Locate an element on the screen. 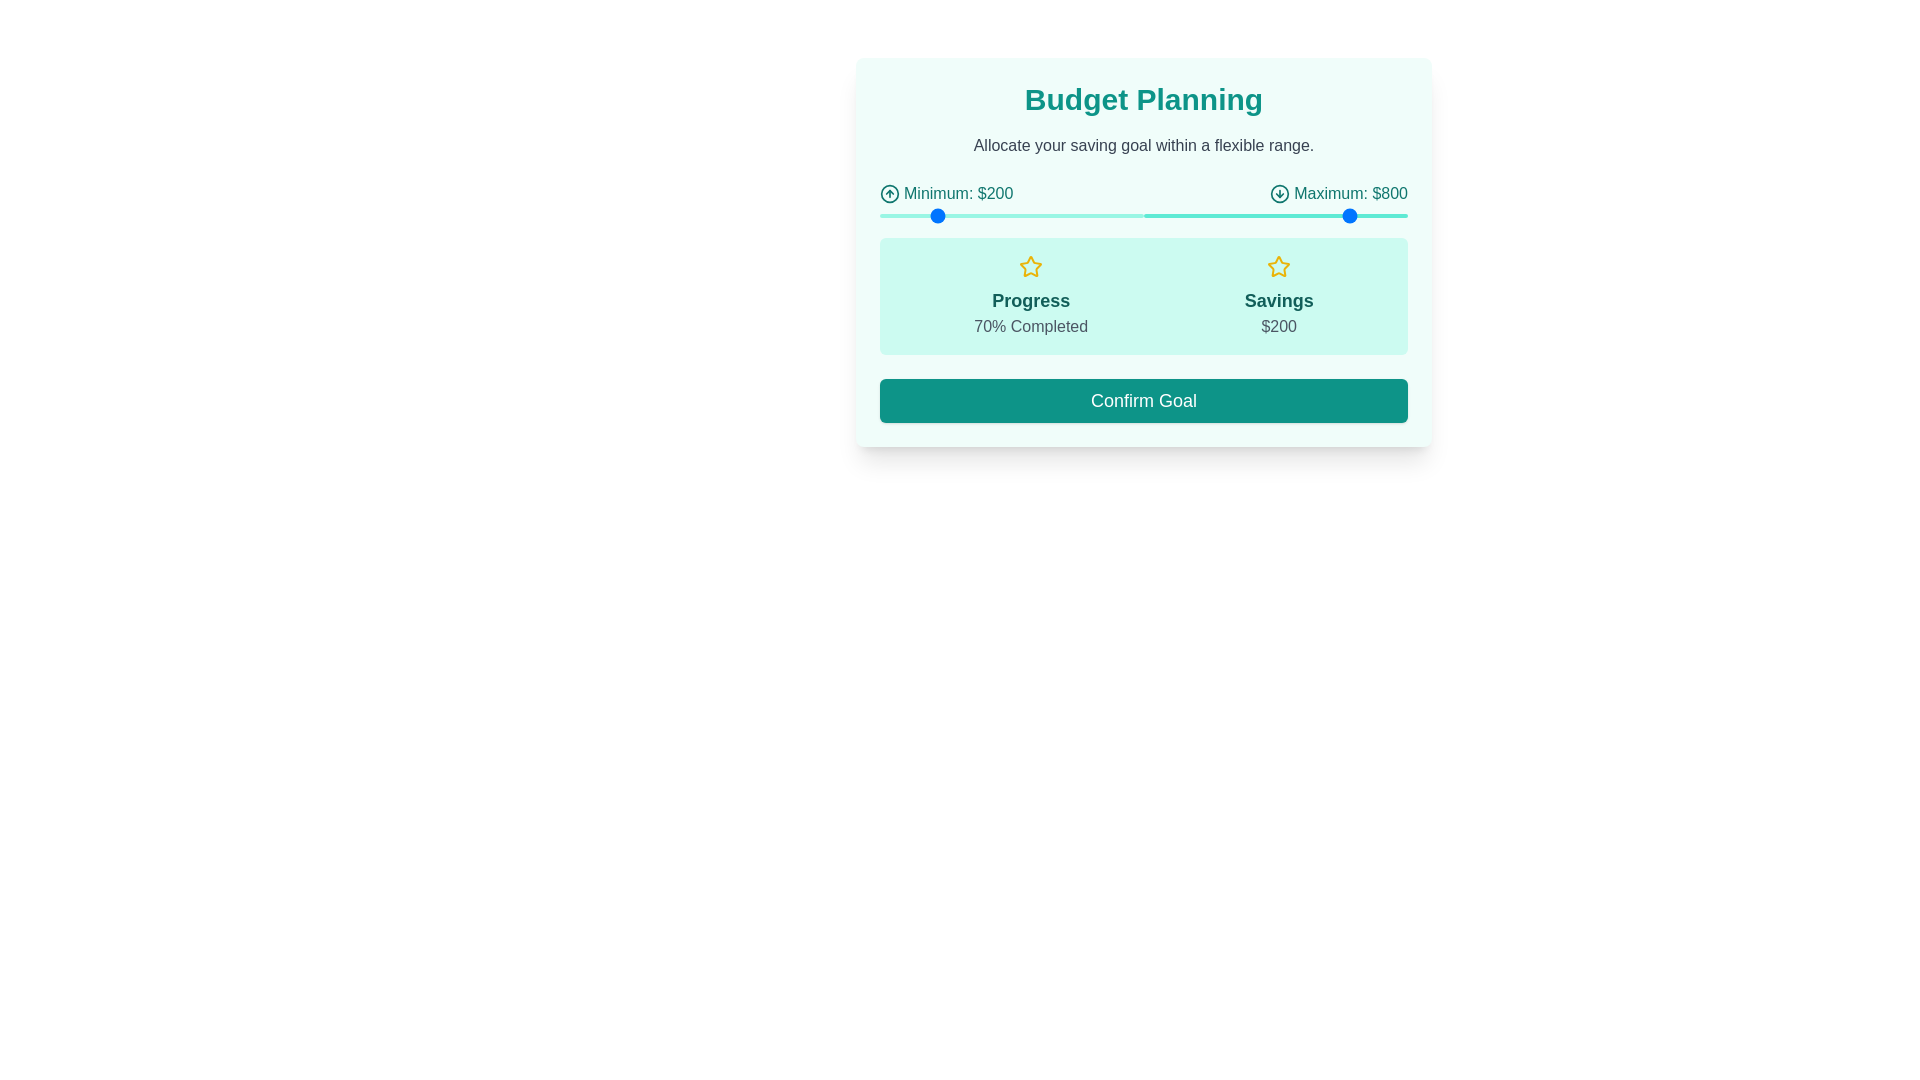  the slider value is located at coordinates (1003, 216).